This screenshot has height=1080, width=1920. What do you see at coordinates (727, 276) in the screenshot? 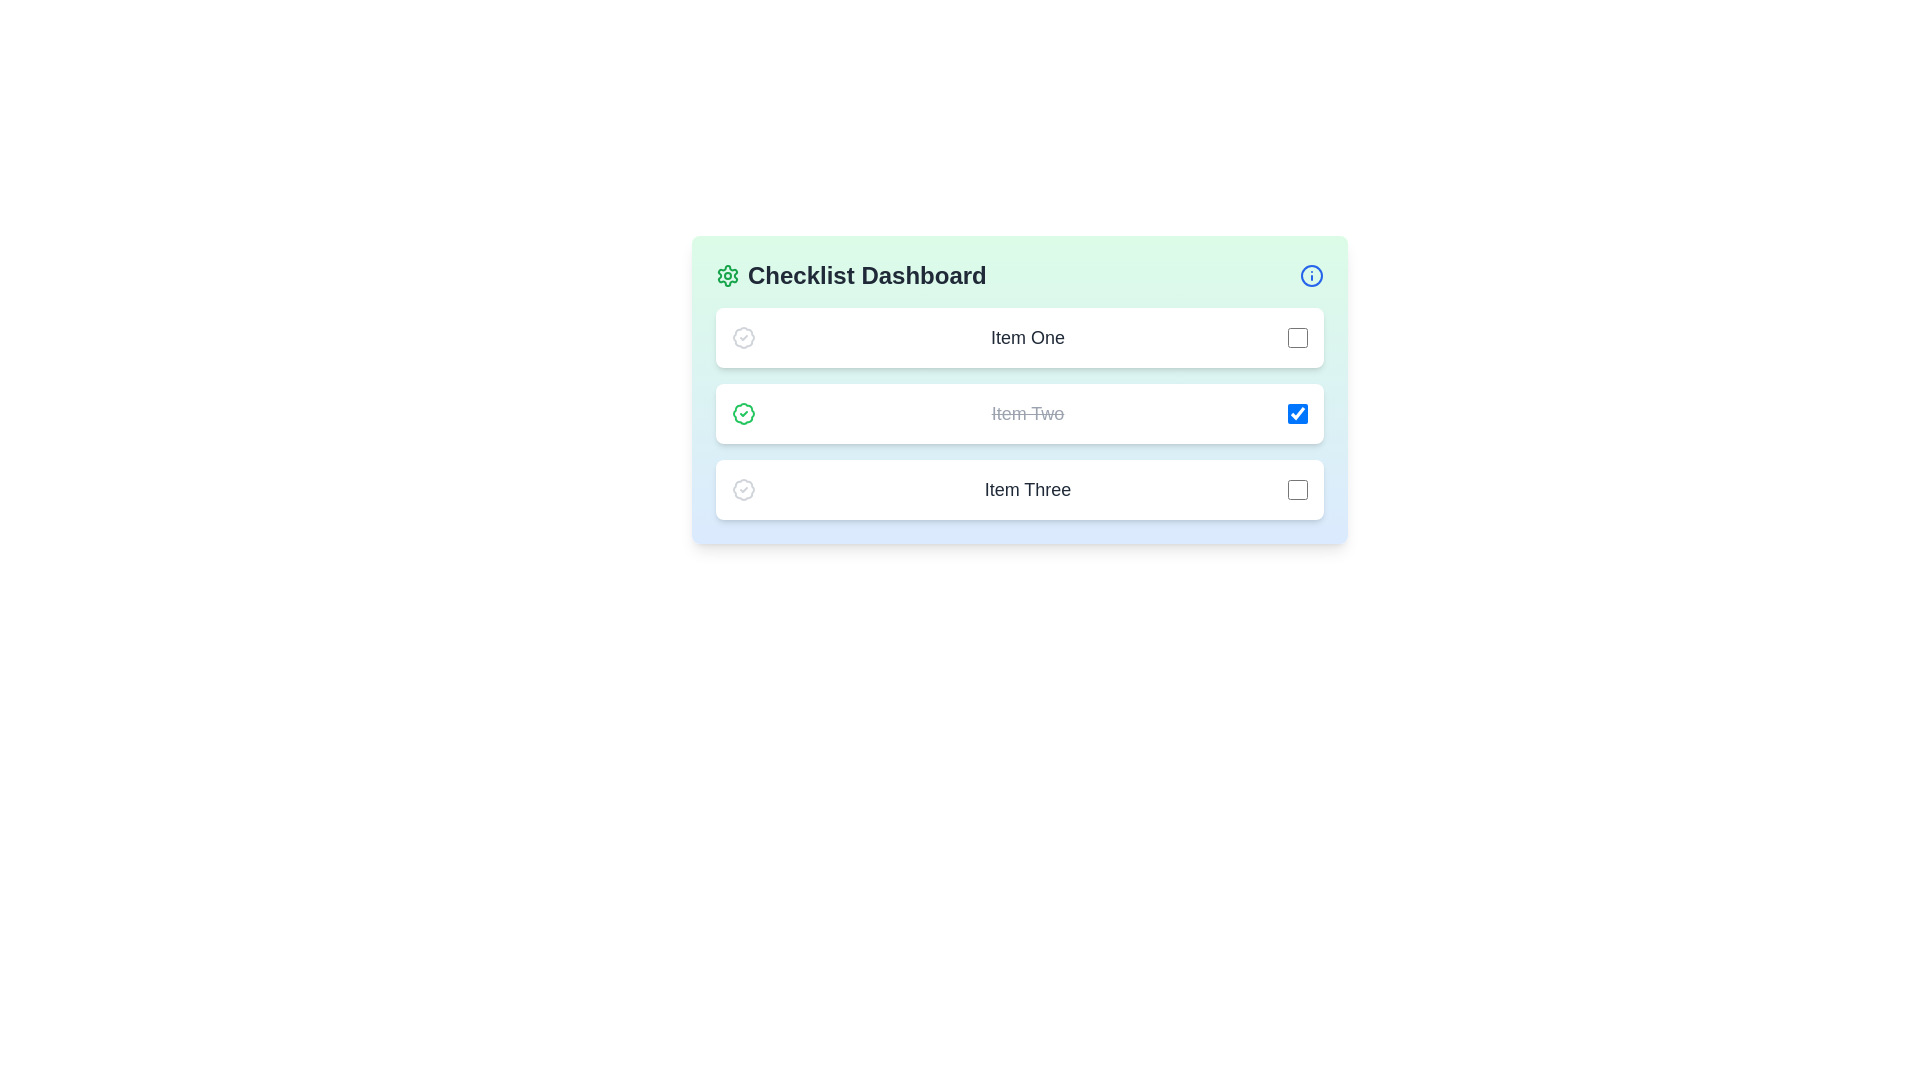
I see `the green cogwheel icon located in the header, to the left of the 'Checklist Dashboard' title` at bounding box center [727, 276].